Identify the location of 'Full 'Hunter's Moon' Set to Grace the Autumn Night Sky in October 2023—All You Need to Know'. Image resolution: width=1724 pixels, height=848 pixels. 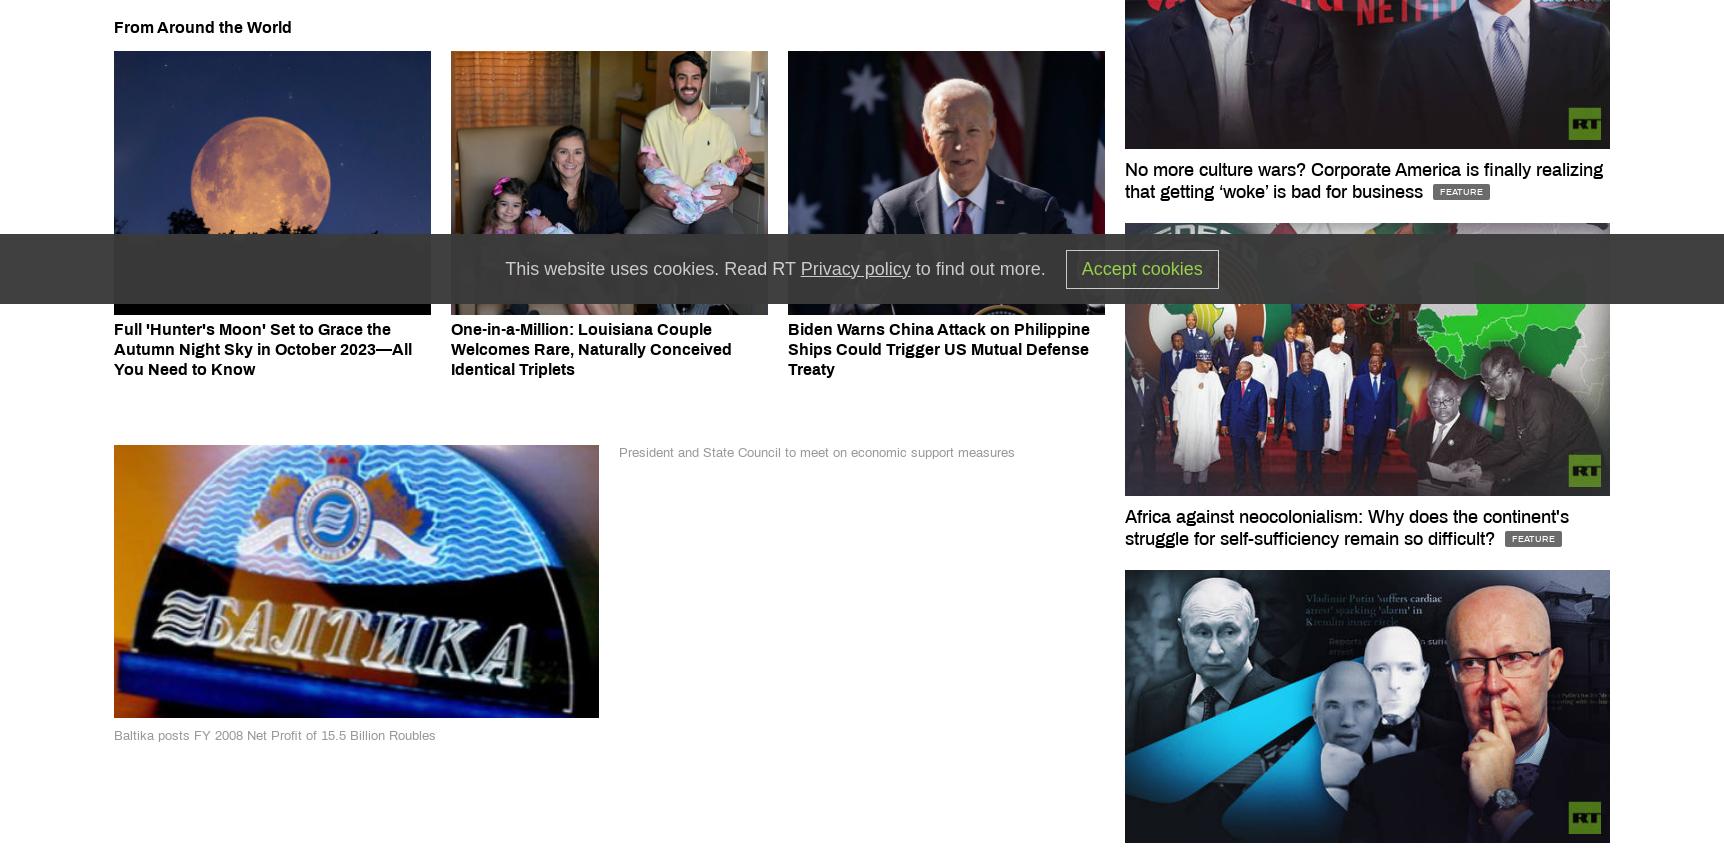
(112, 348).